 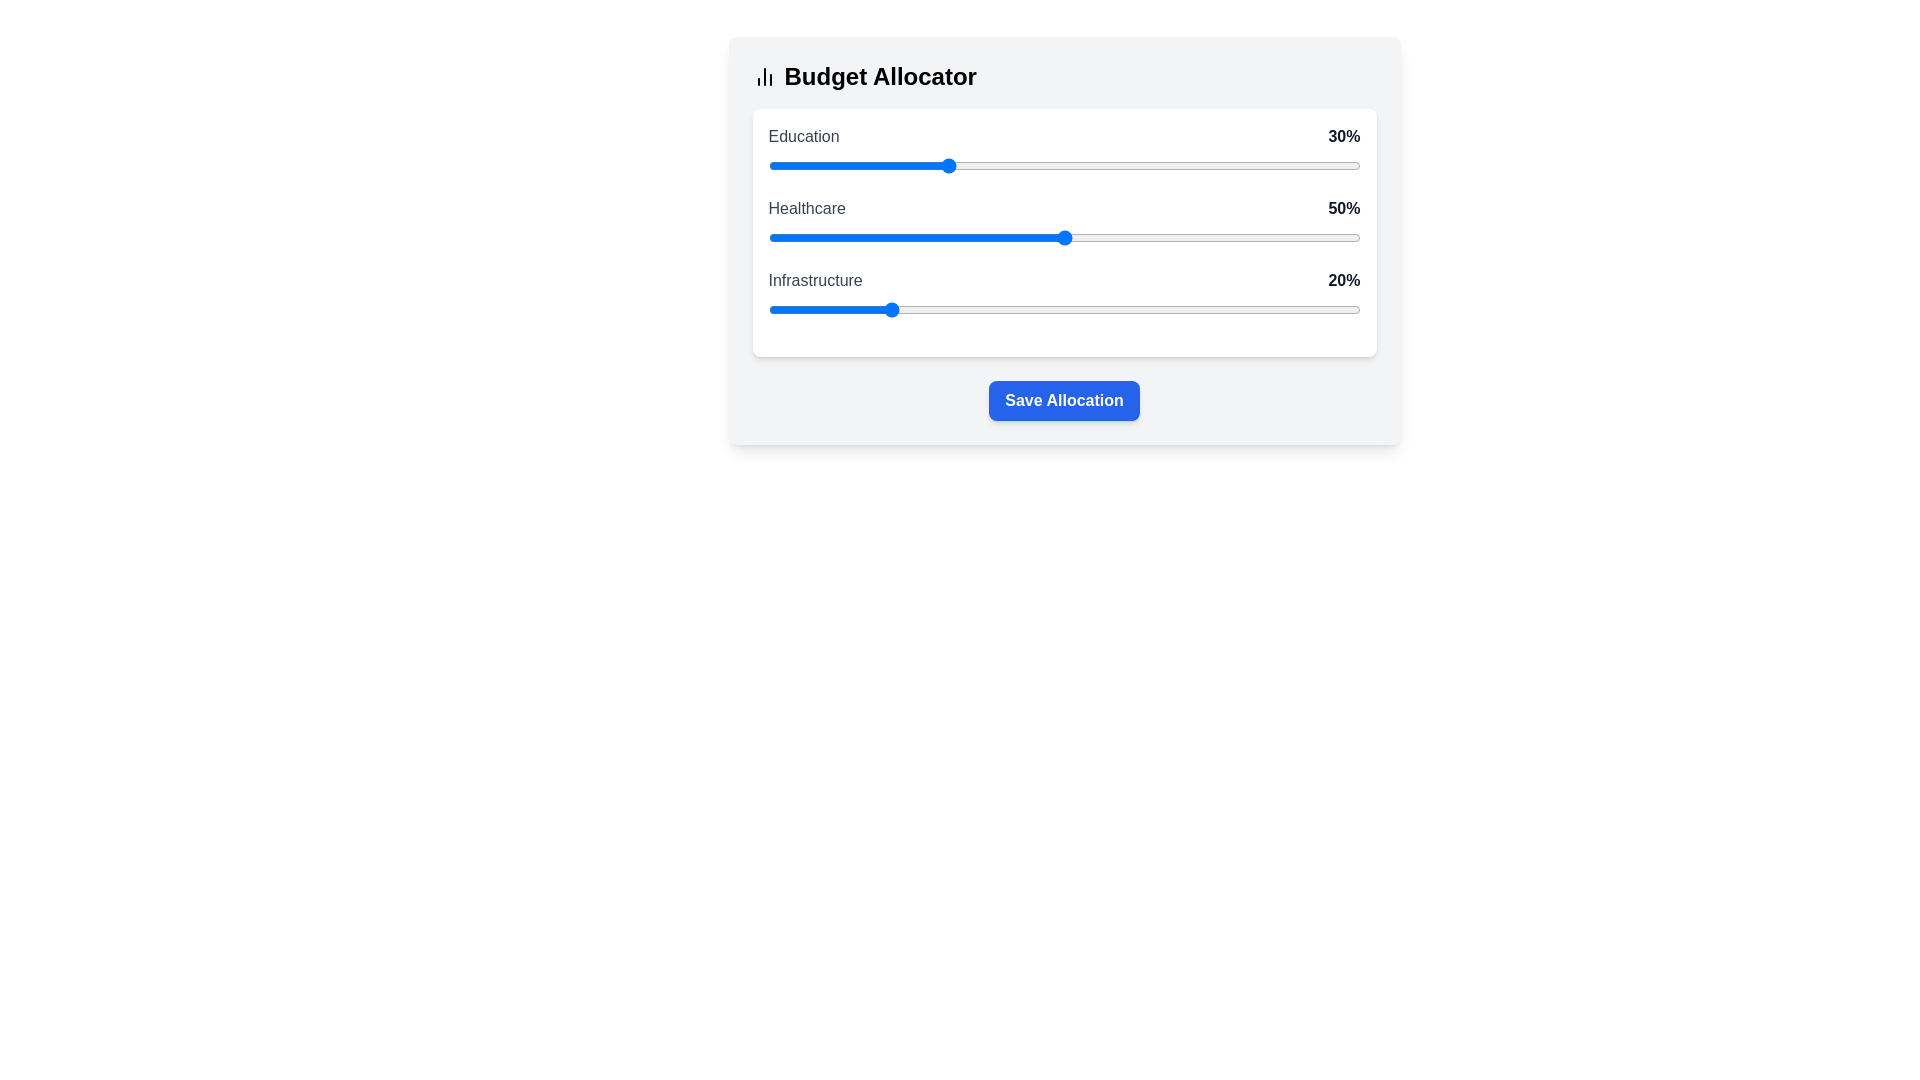 I want to click on the slider control labeled 'Education' with a blue progress bar indicating 30%, so click(x=1063, y=152).